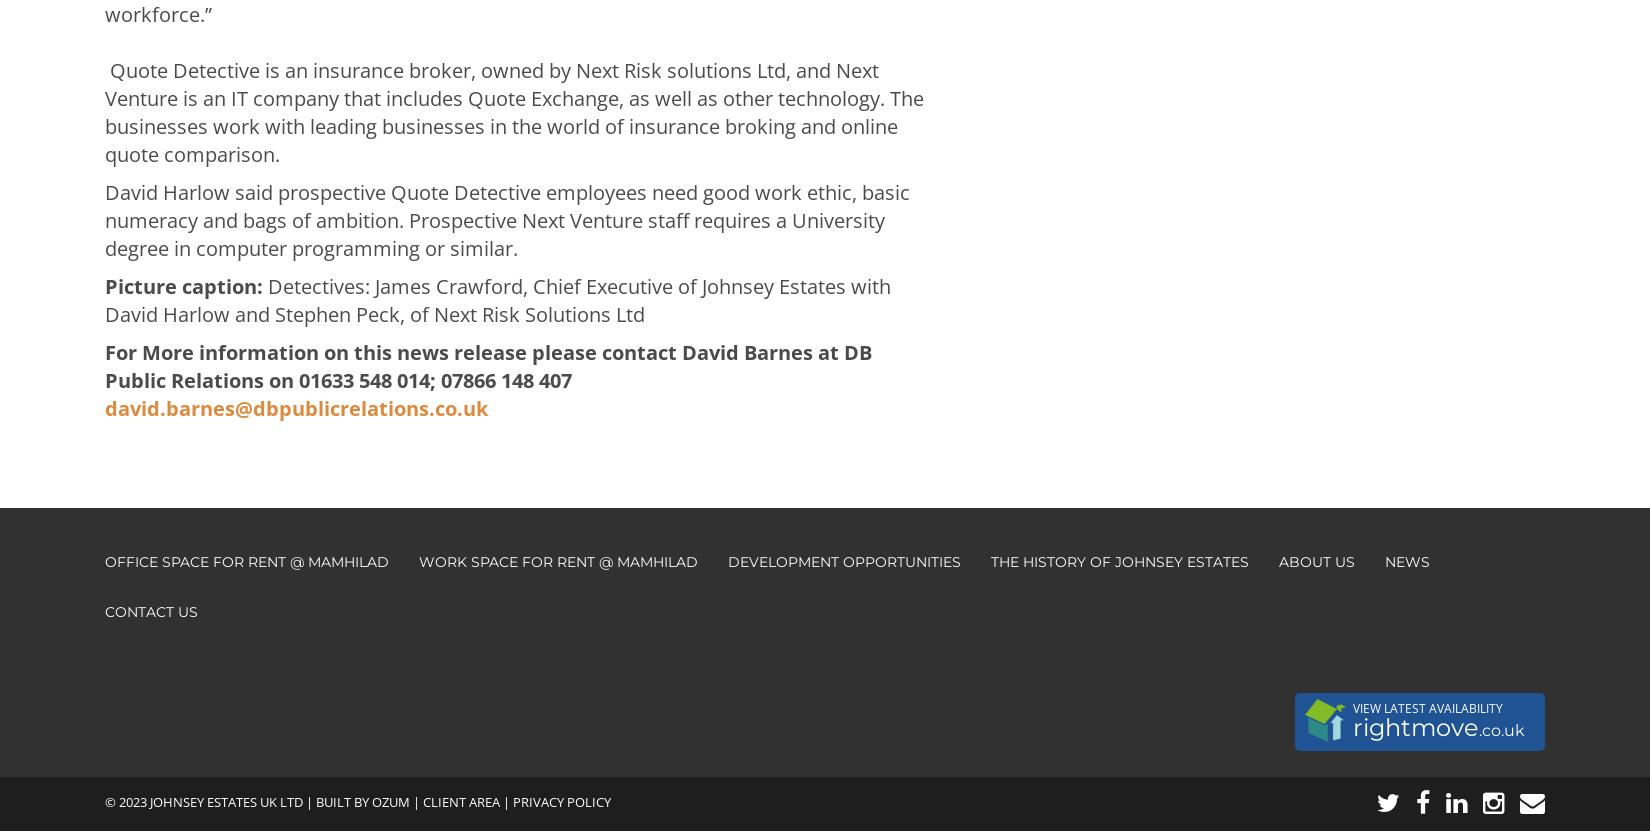 The image size is (1650, 831). Describe the element at coordinates (1120, 562) in the screenshot. I see `'The History of Johnsey Estates'` at that location.